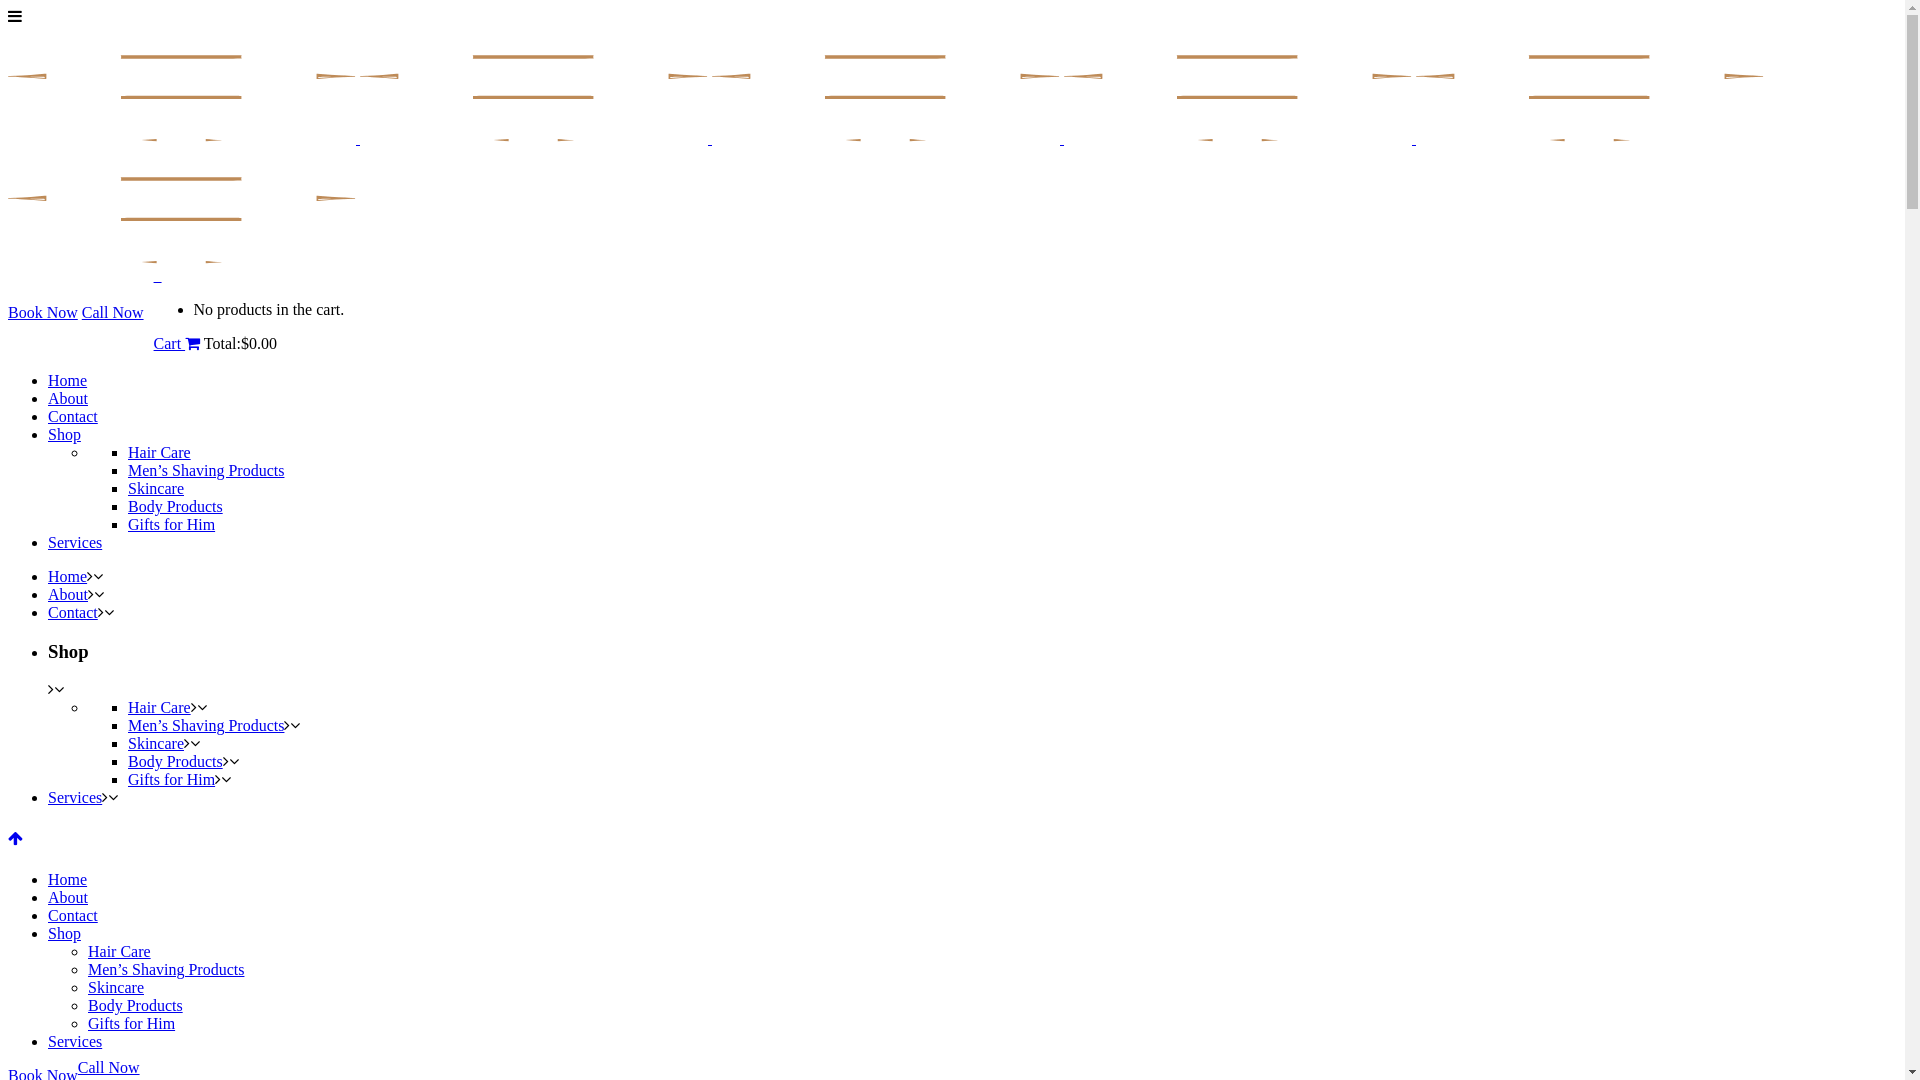 The width and height of the screenshot is (1920, 1080). What do you see at coordinates (48, 433) in the screenshot?
I see `'Shop'` at bounding box center [48, 433].